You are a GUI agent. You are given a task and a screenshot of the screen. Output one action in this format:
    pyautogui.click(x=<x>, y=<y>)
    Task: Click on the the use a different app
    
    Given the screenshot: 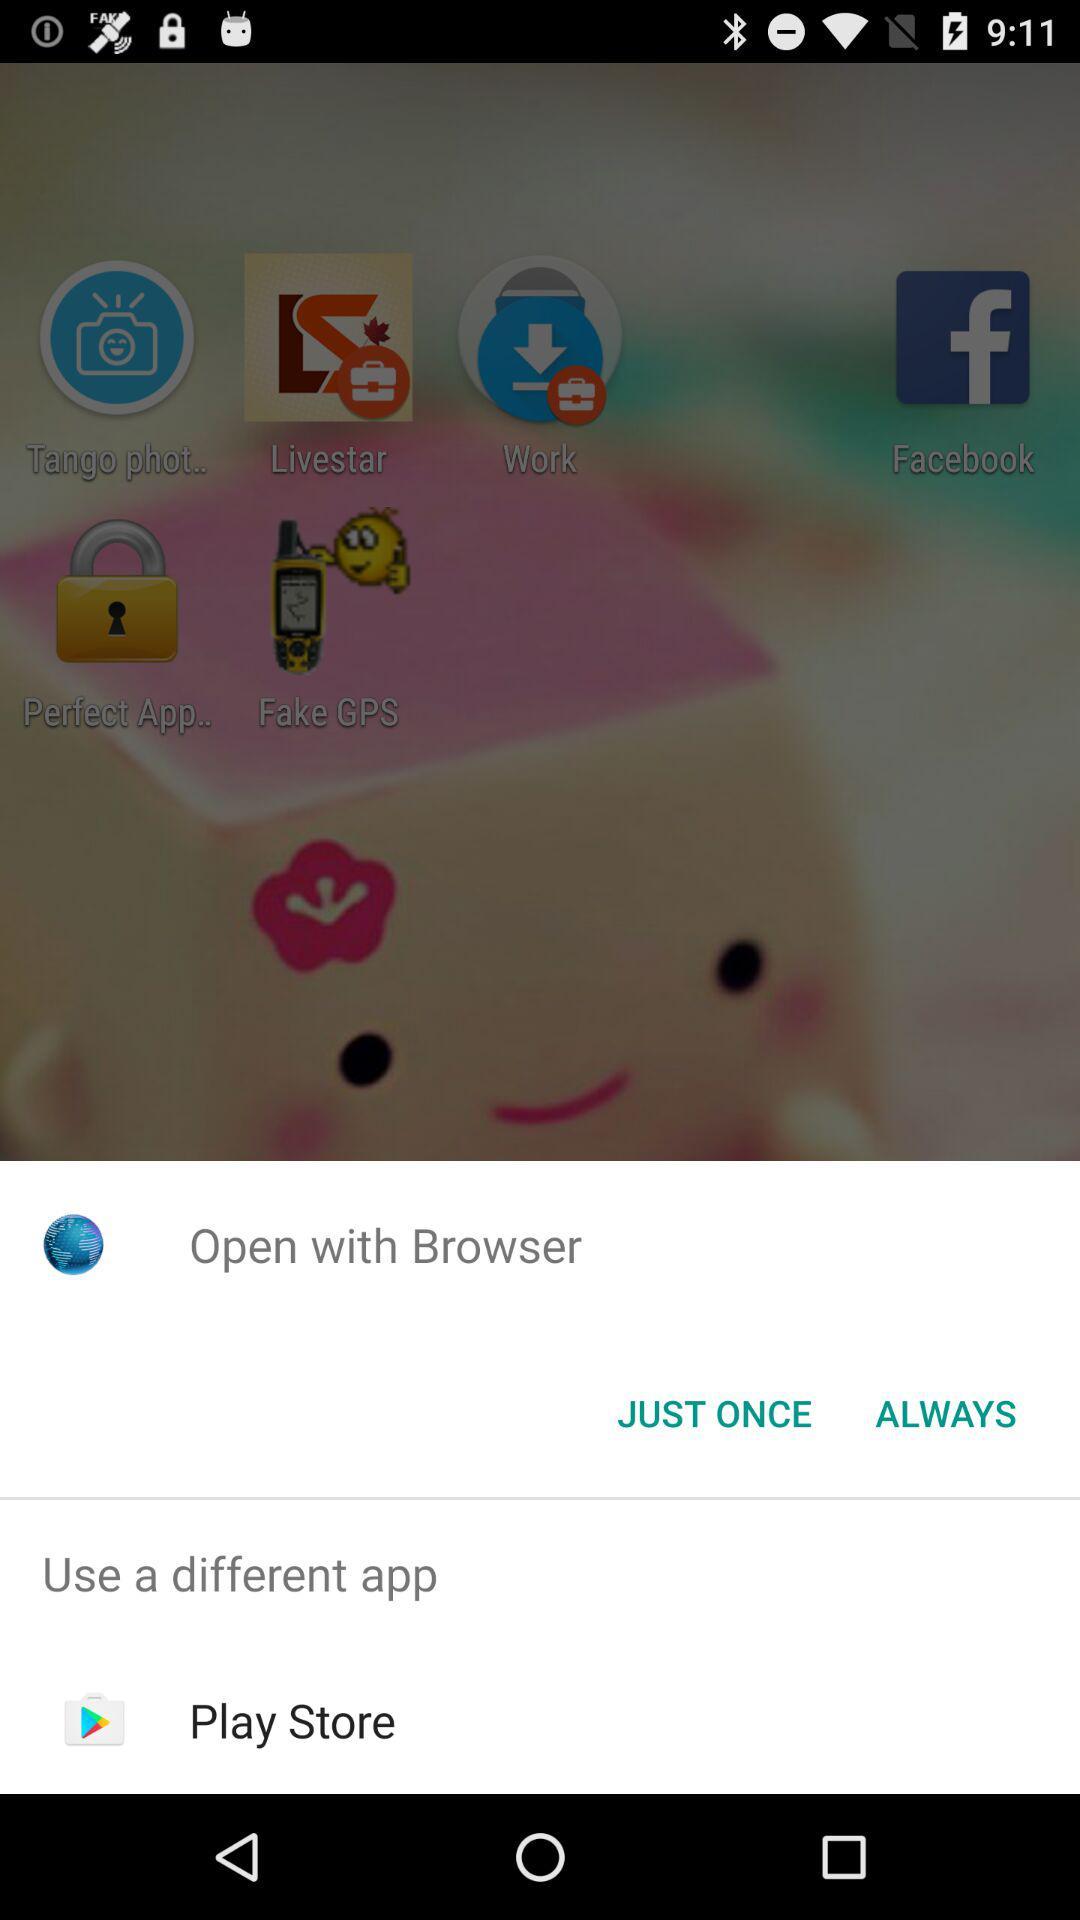 What is the action you would take?
    pyautogui.click(x=540, y=1572)
    